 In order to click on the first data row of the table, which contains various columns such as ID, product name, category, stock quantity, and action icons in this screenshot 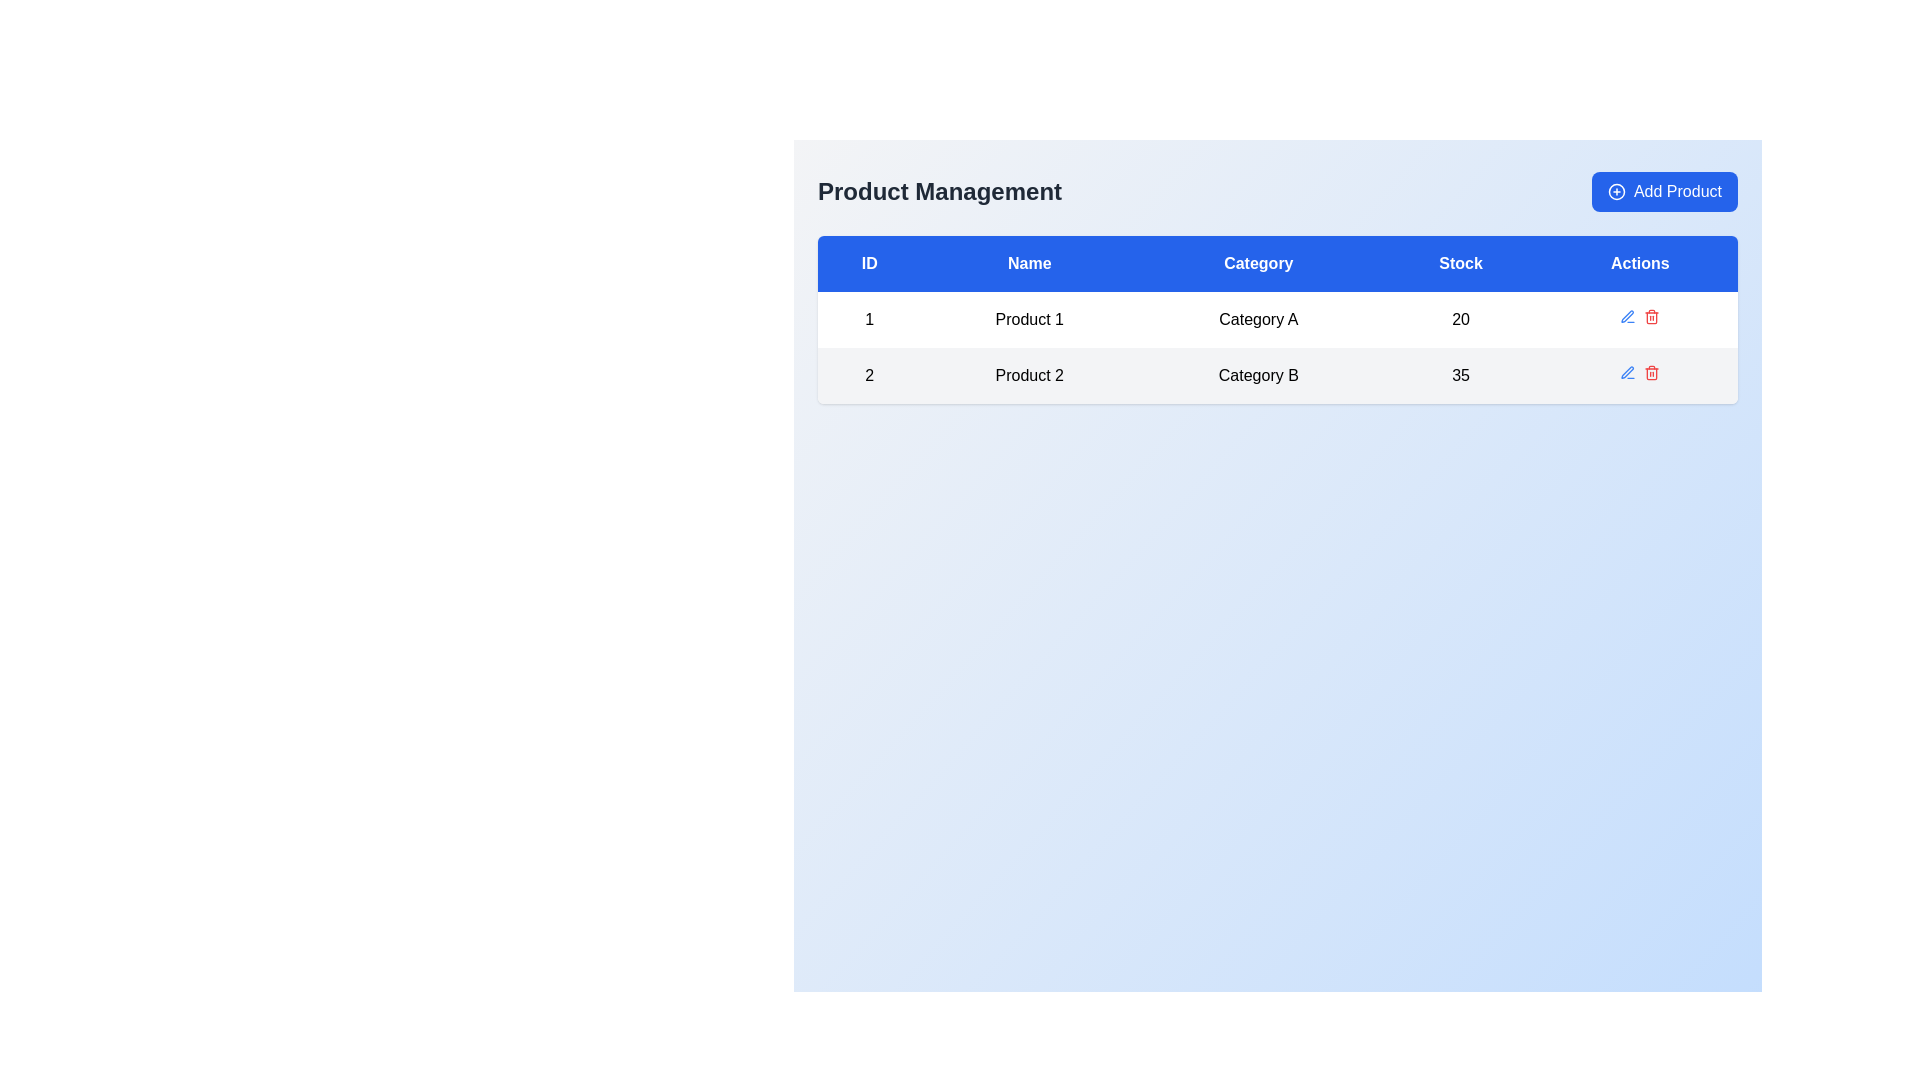, I will do `click(1276, 319)`.